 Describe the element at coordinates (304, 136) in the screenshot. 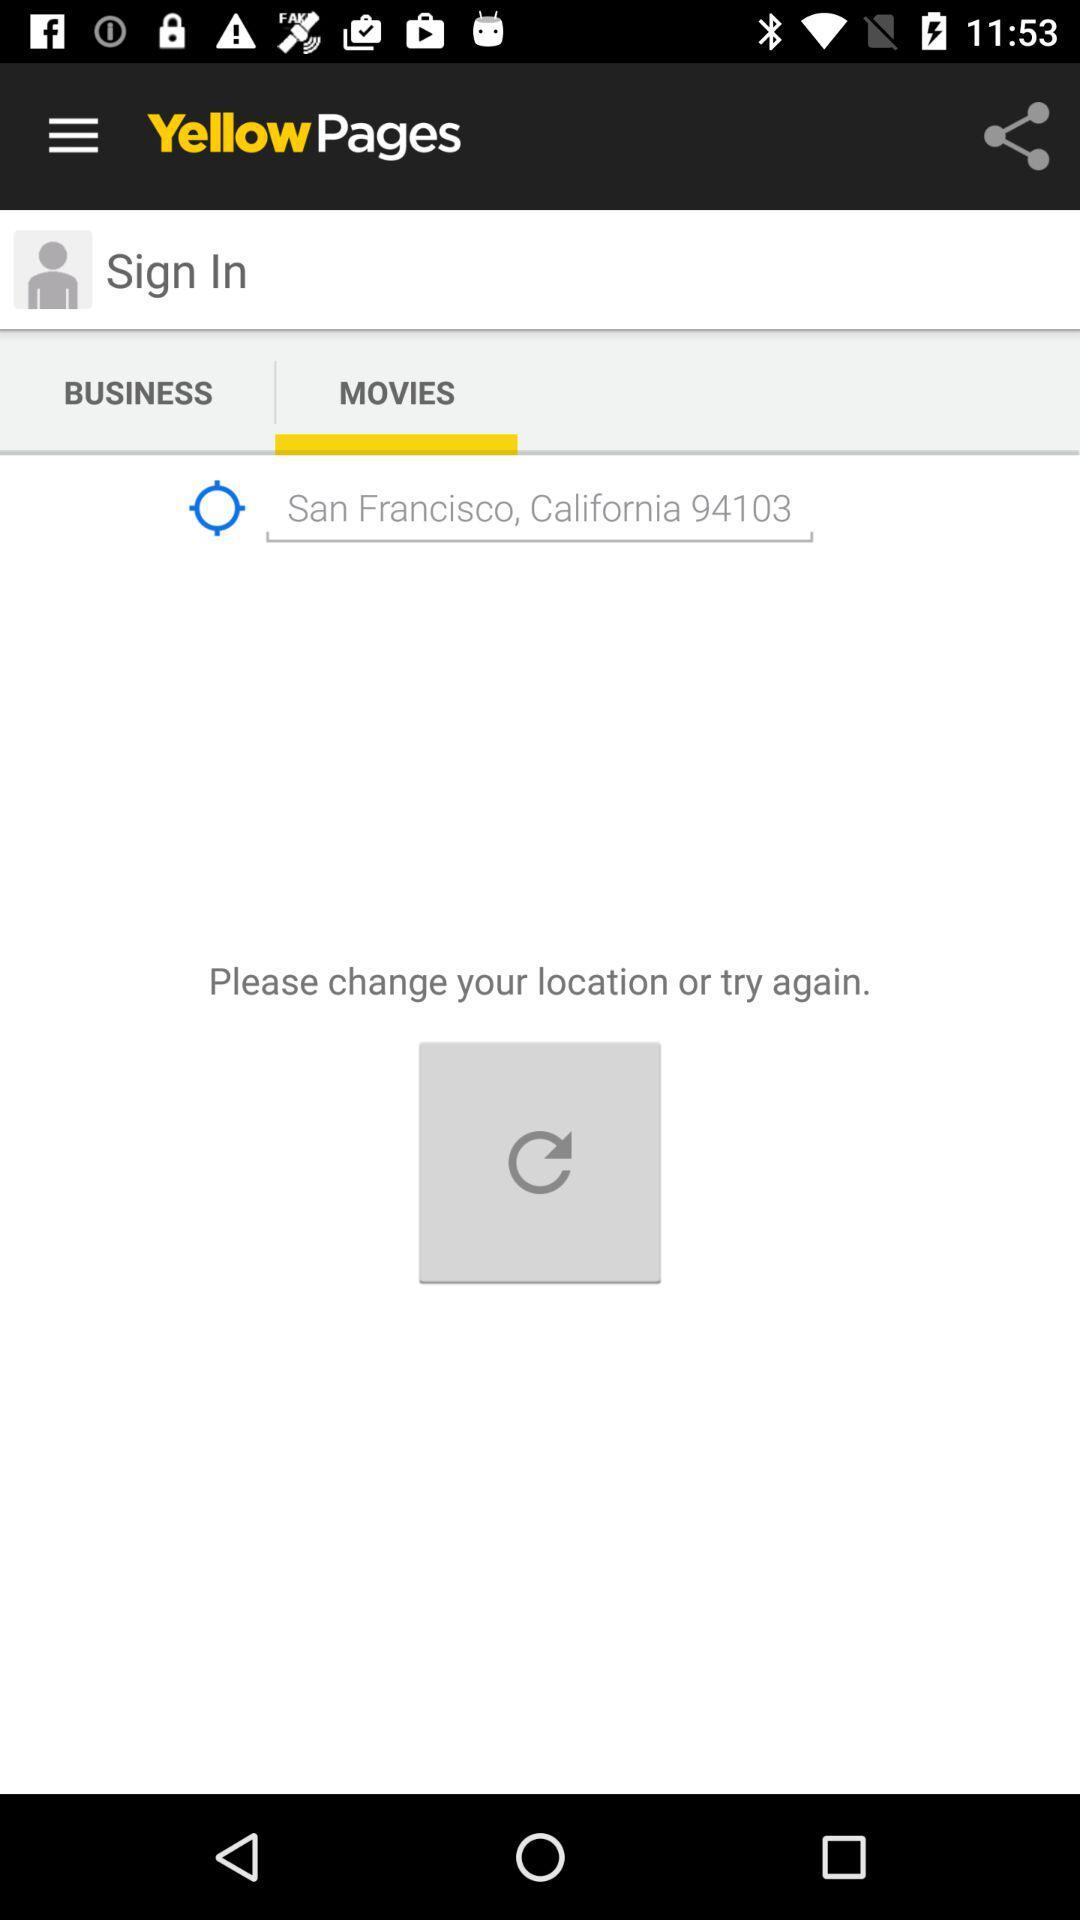

I see `the logo yellow pages` at that location.